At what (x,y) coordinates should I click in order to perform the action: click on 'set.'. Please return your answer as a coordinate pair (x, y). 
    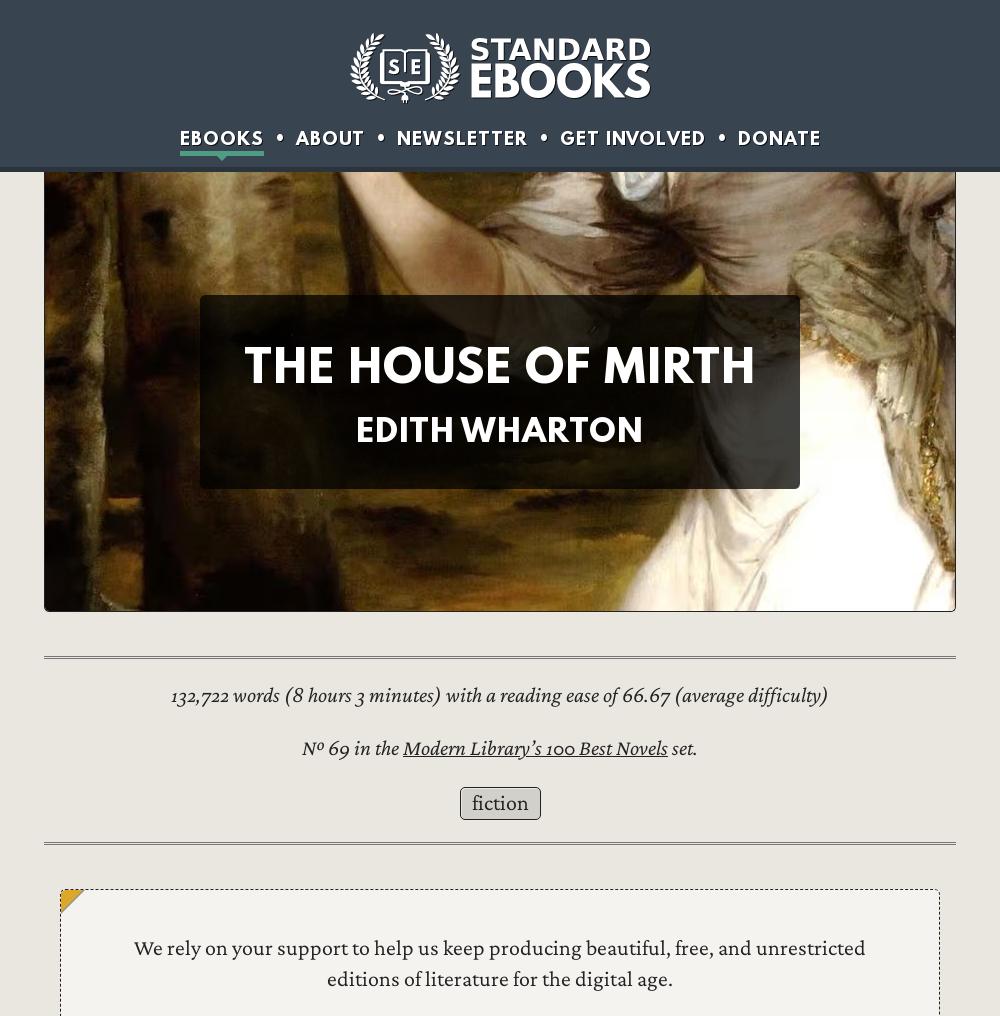
    Looking at the image, I should click on (683, 748).